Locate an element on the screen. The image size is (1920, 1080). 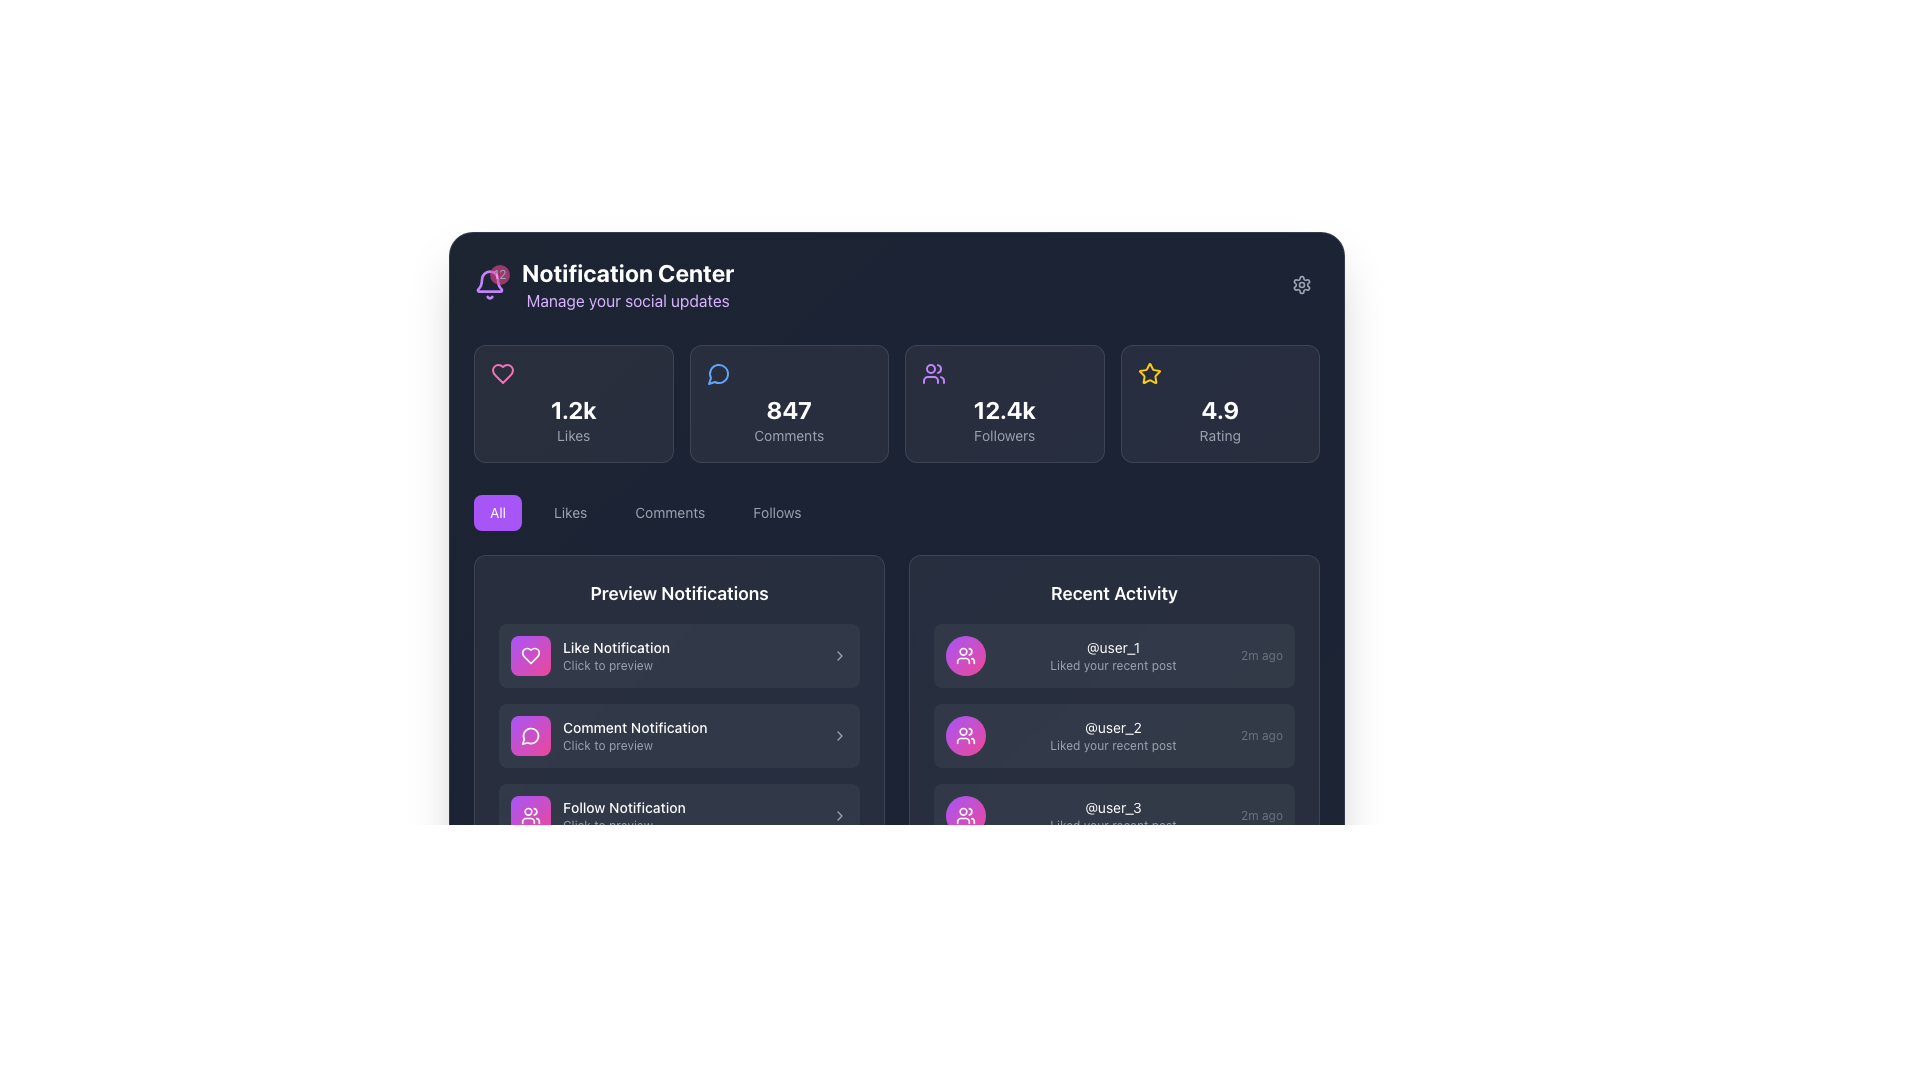
the 'Followers' text label, which is styled in small gray font and positioned below the bold white number '12.4k' within a rounded rectangular card is located at coordinates (1004, 434).